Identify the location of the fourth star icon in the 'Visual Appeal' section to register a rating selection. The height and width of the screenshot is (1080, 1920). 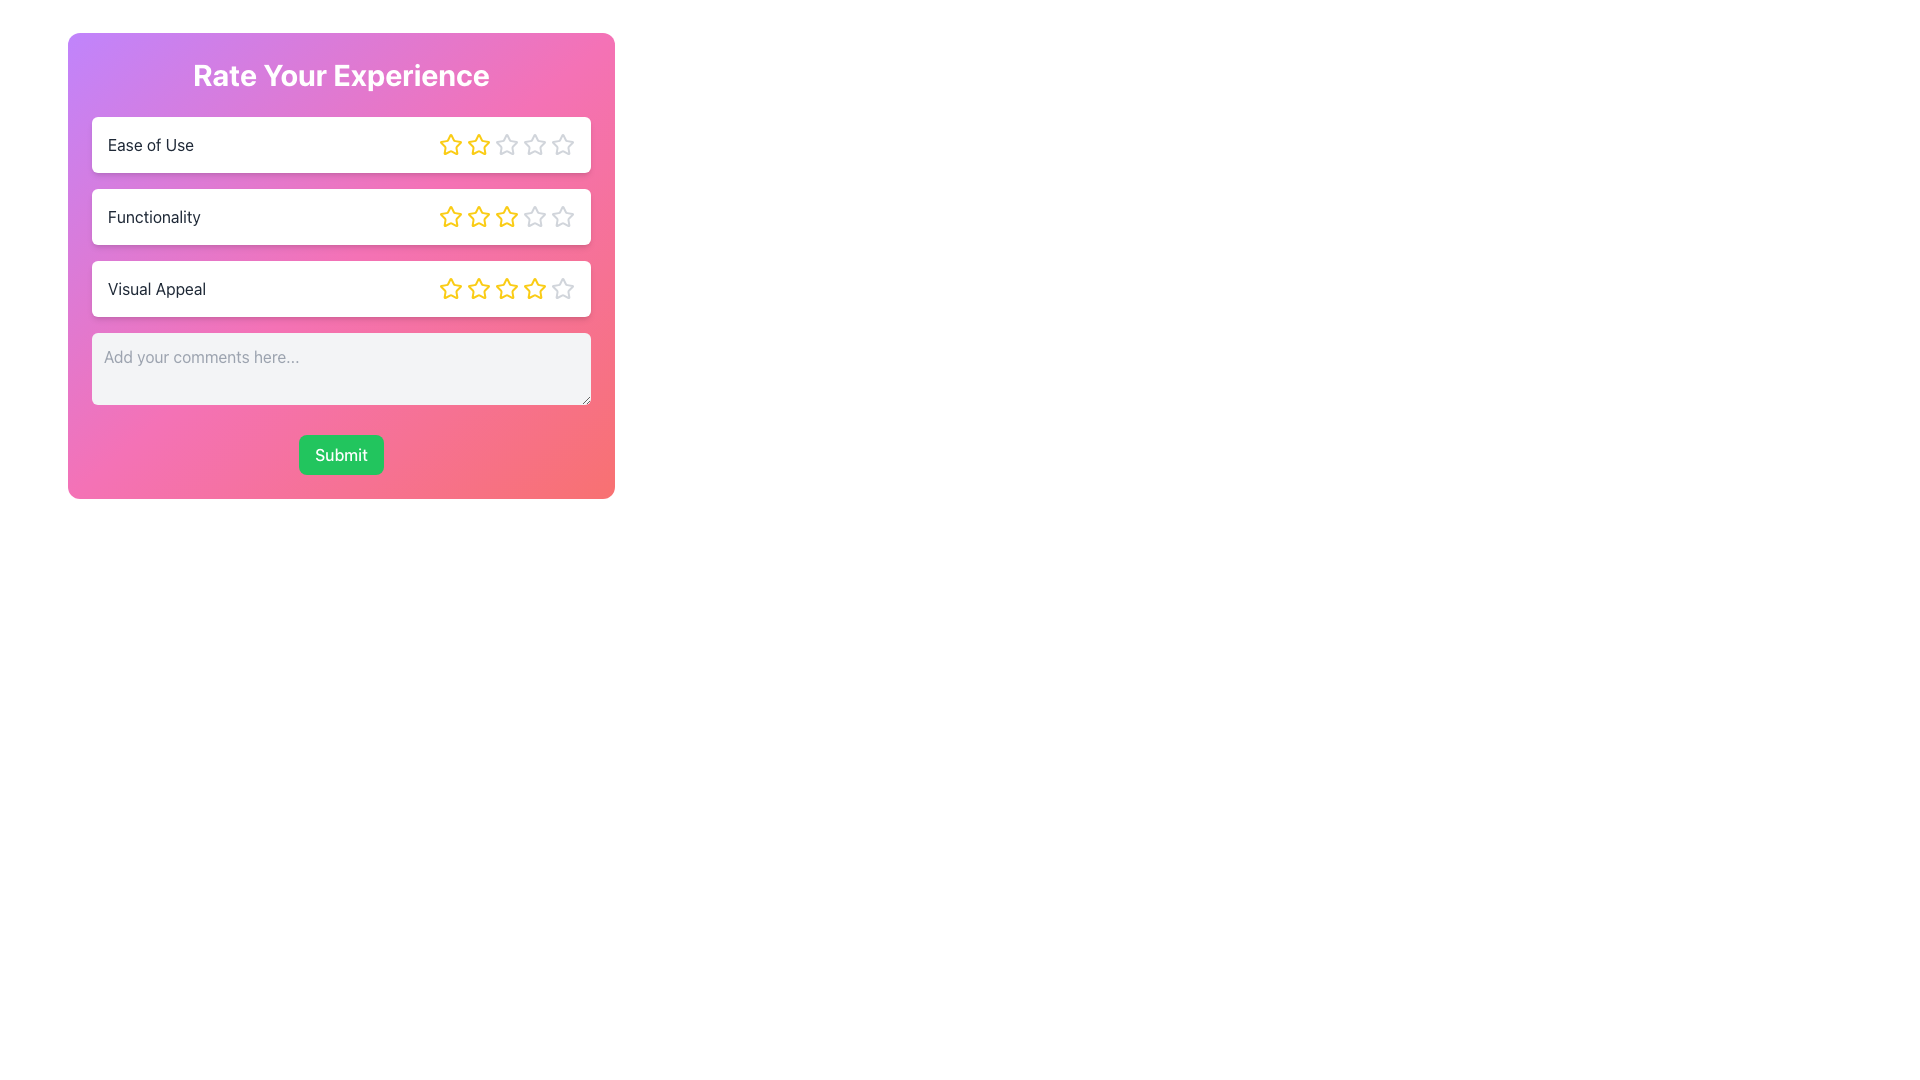
(534, 289).